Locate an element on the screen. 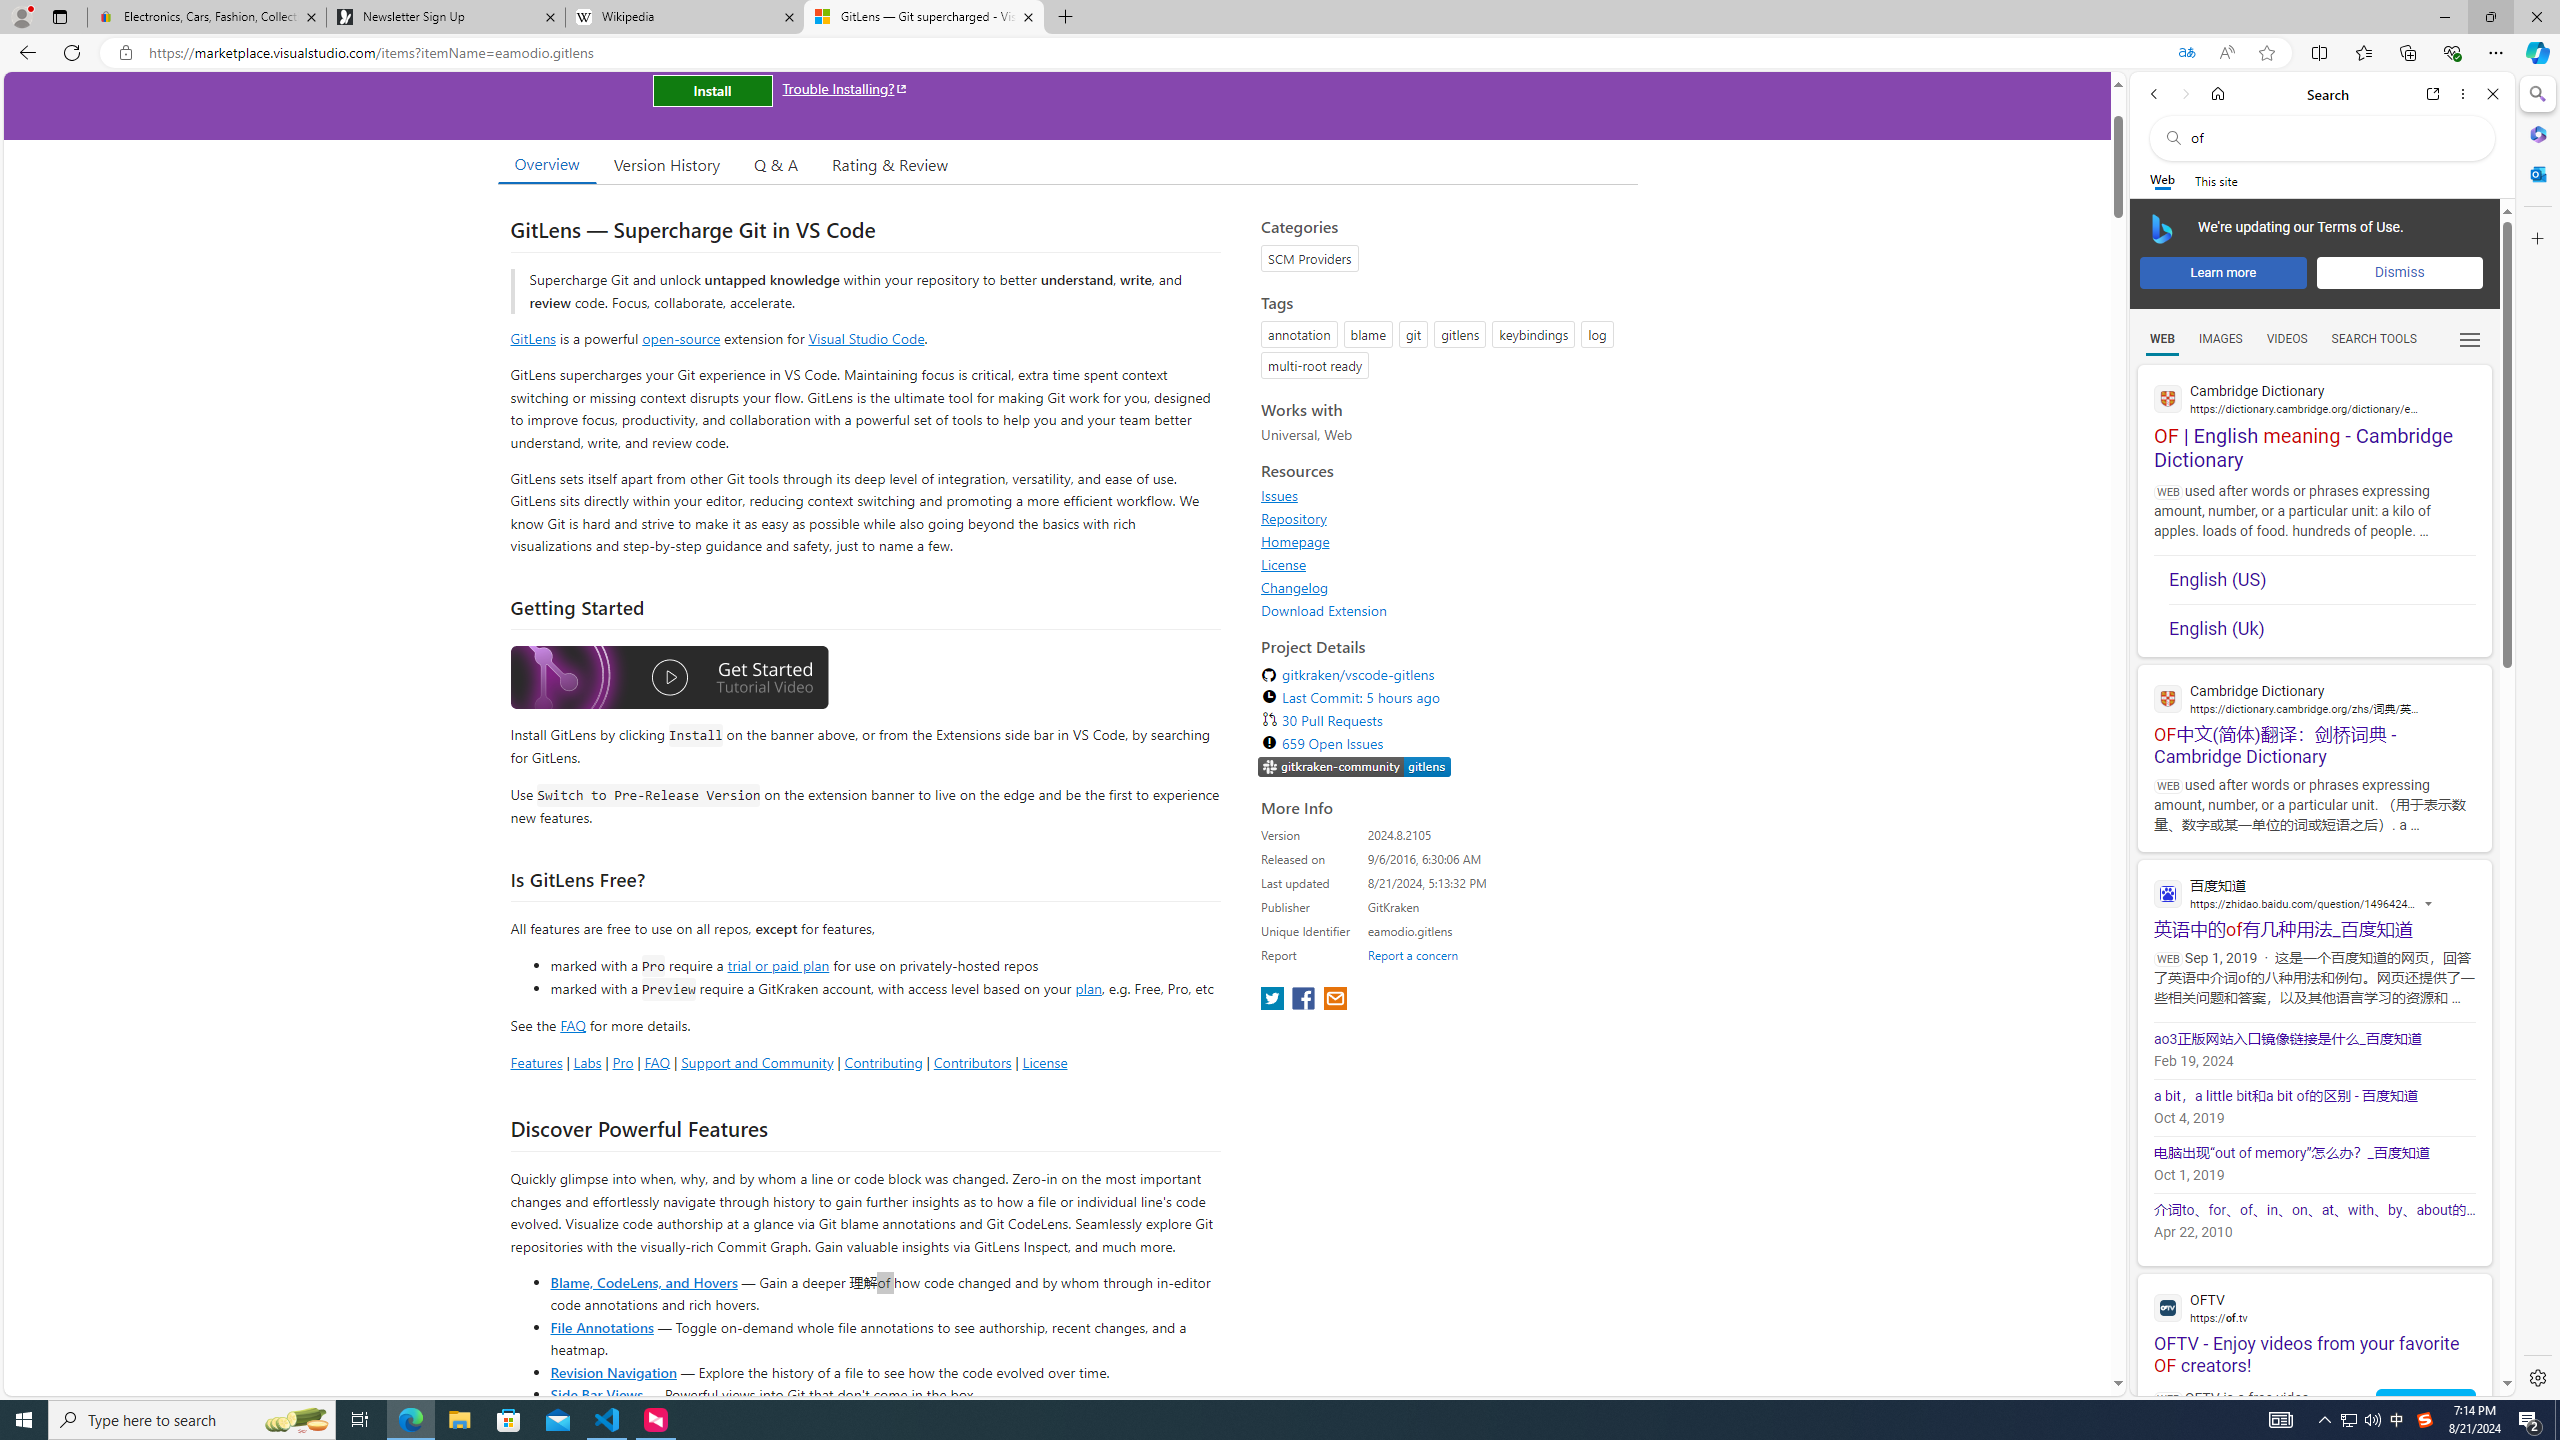 The height and width of the screenshot is (1440, 2560). 'Contributors' is located at coordinates (970, 1061).